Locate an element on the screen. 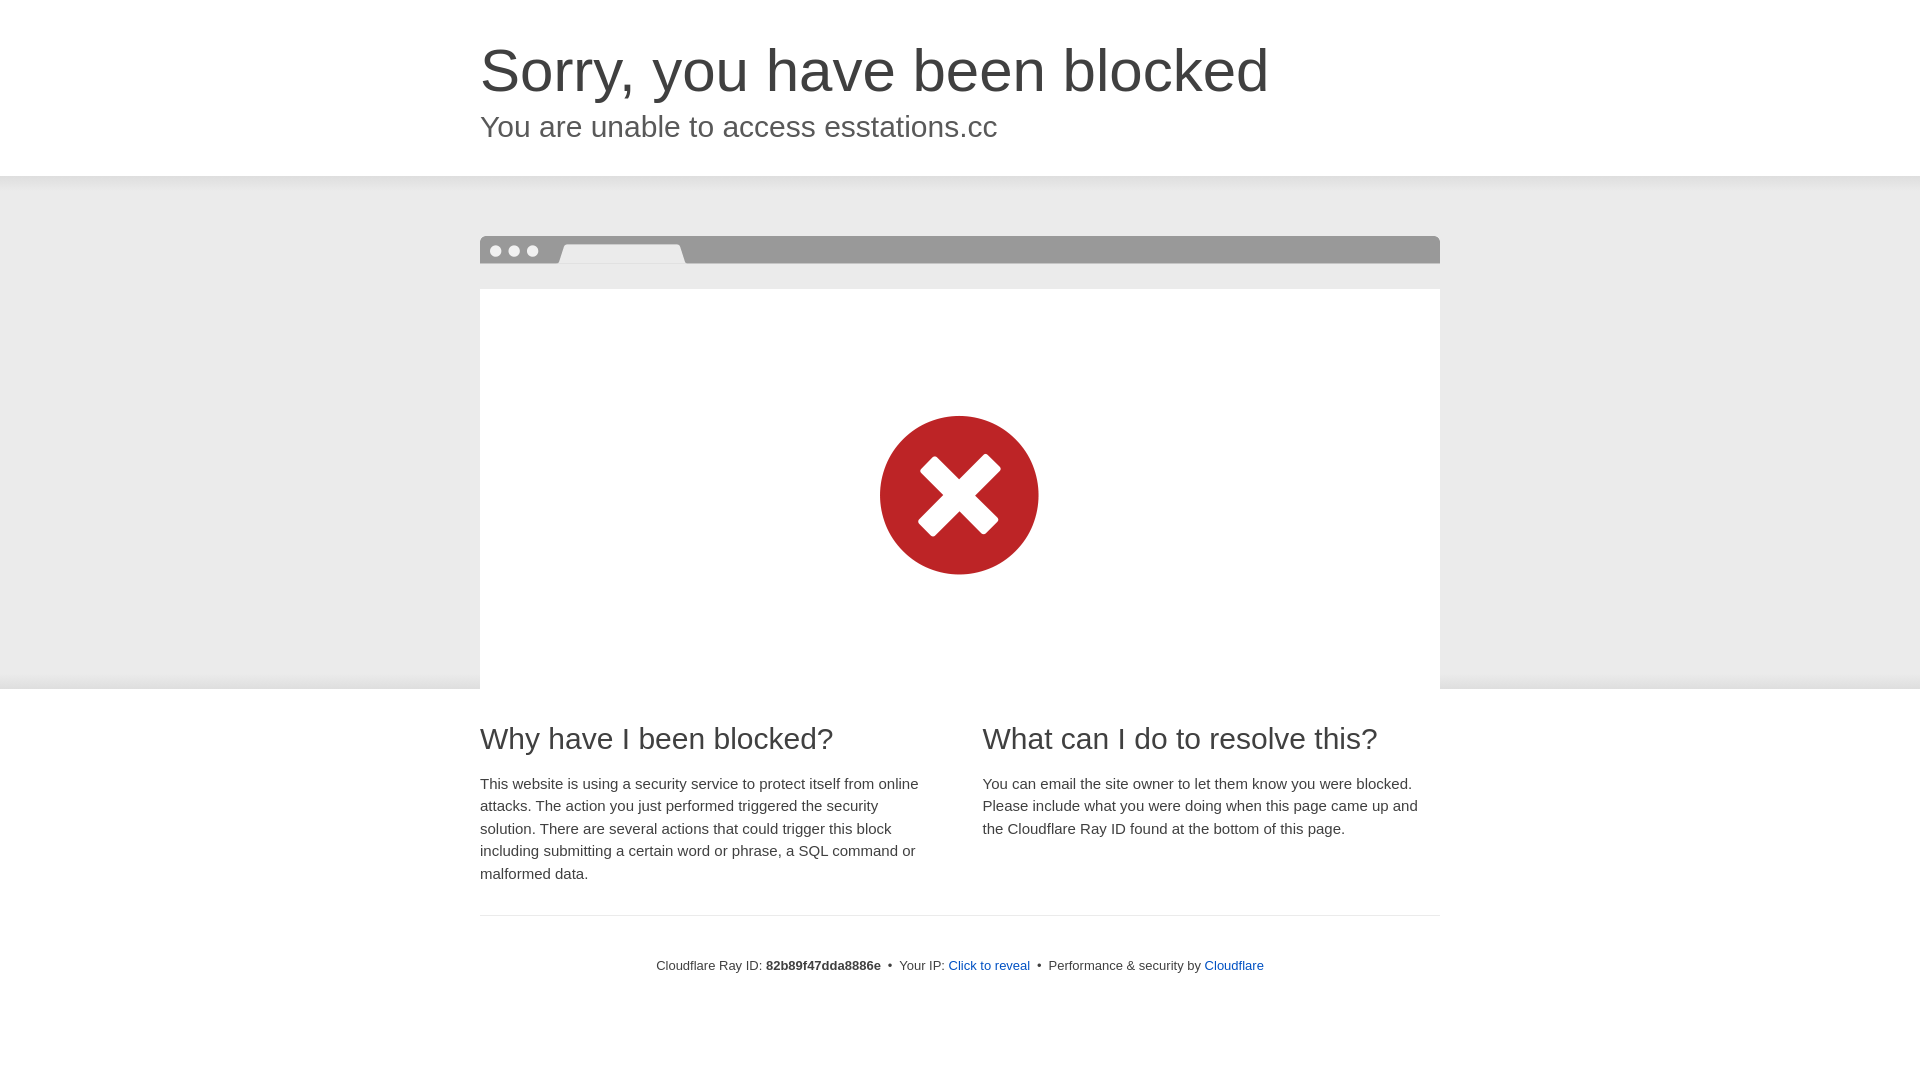 The width and height of the screenshot is (1920, 1080). 'Cloudflare' is located at coordinates (1233, 964).